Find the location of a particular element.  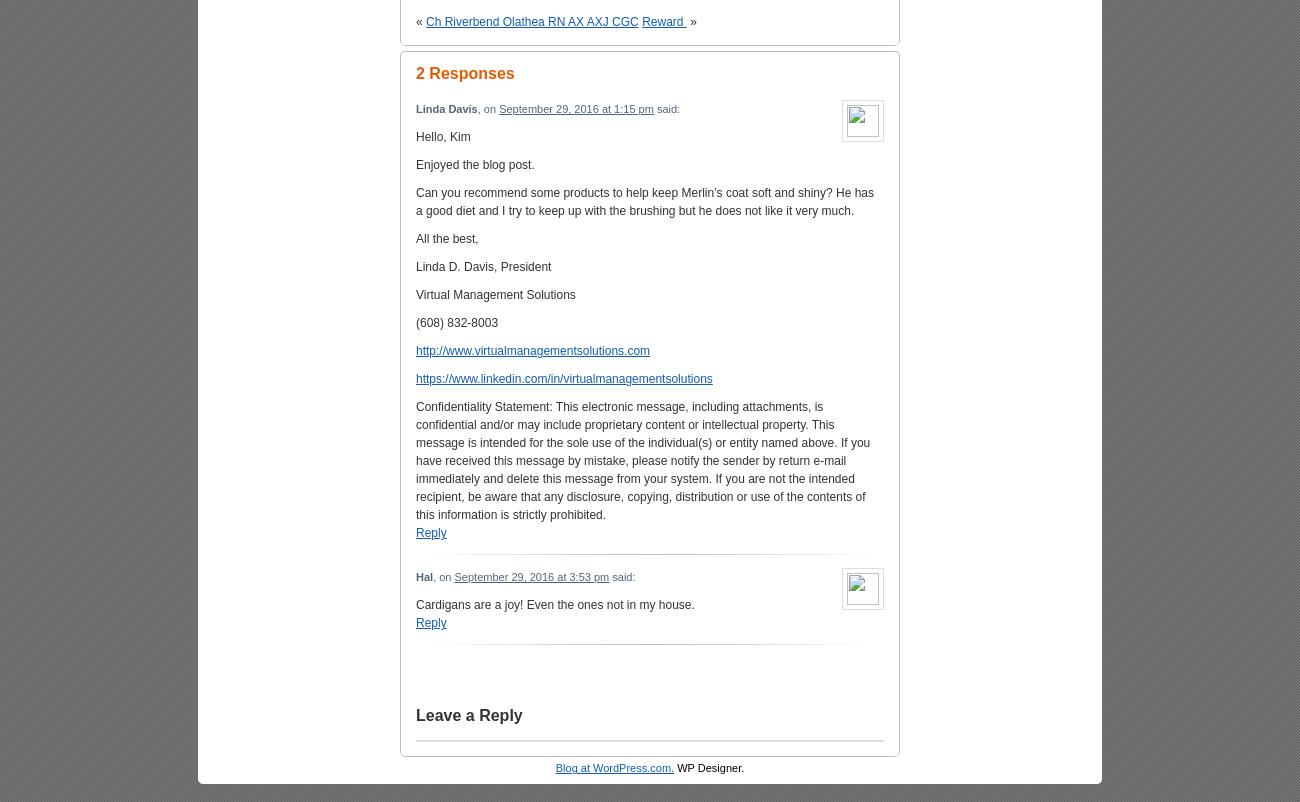

'Linda D. Davis, President' is located at coordinates (482, 266).